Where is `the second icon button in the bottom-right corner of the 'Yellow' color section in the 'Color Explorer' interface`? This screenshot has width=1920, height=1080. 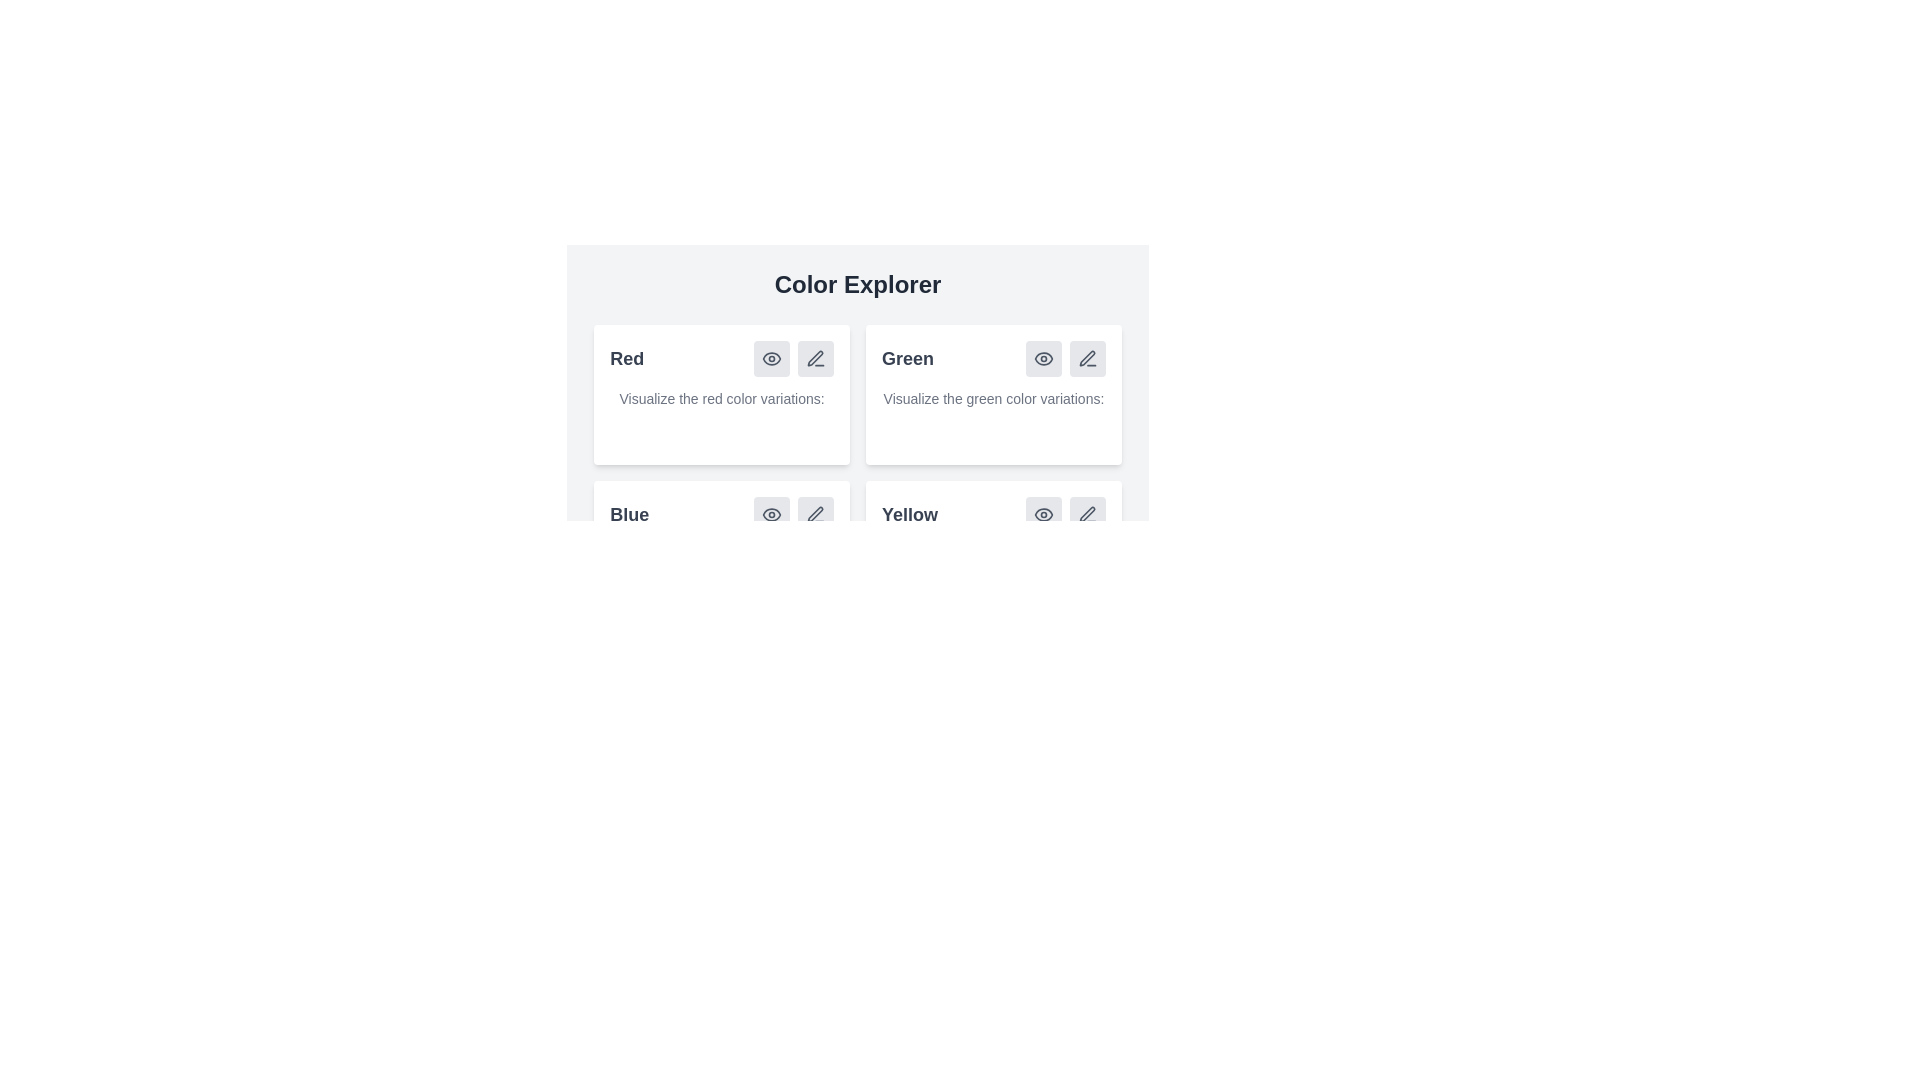
the second icon button in the bottom-right corner of the 'Yellow' color section in the 'Color Explorer' interface is located at coordinates (1086, 513).